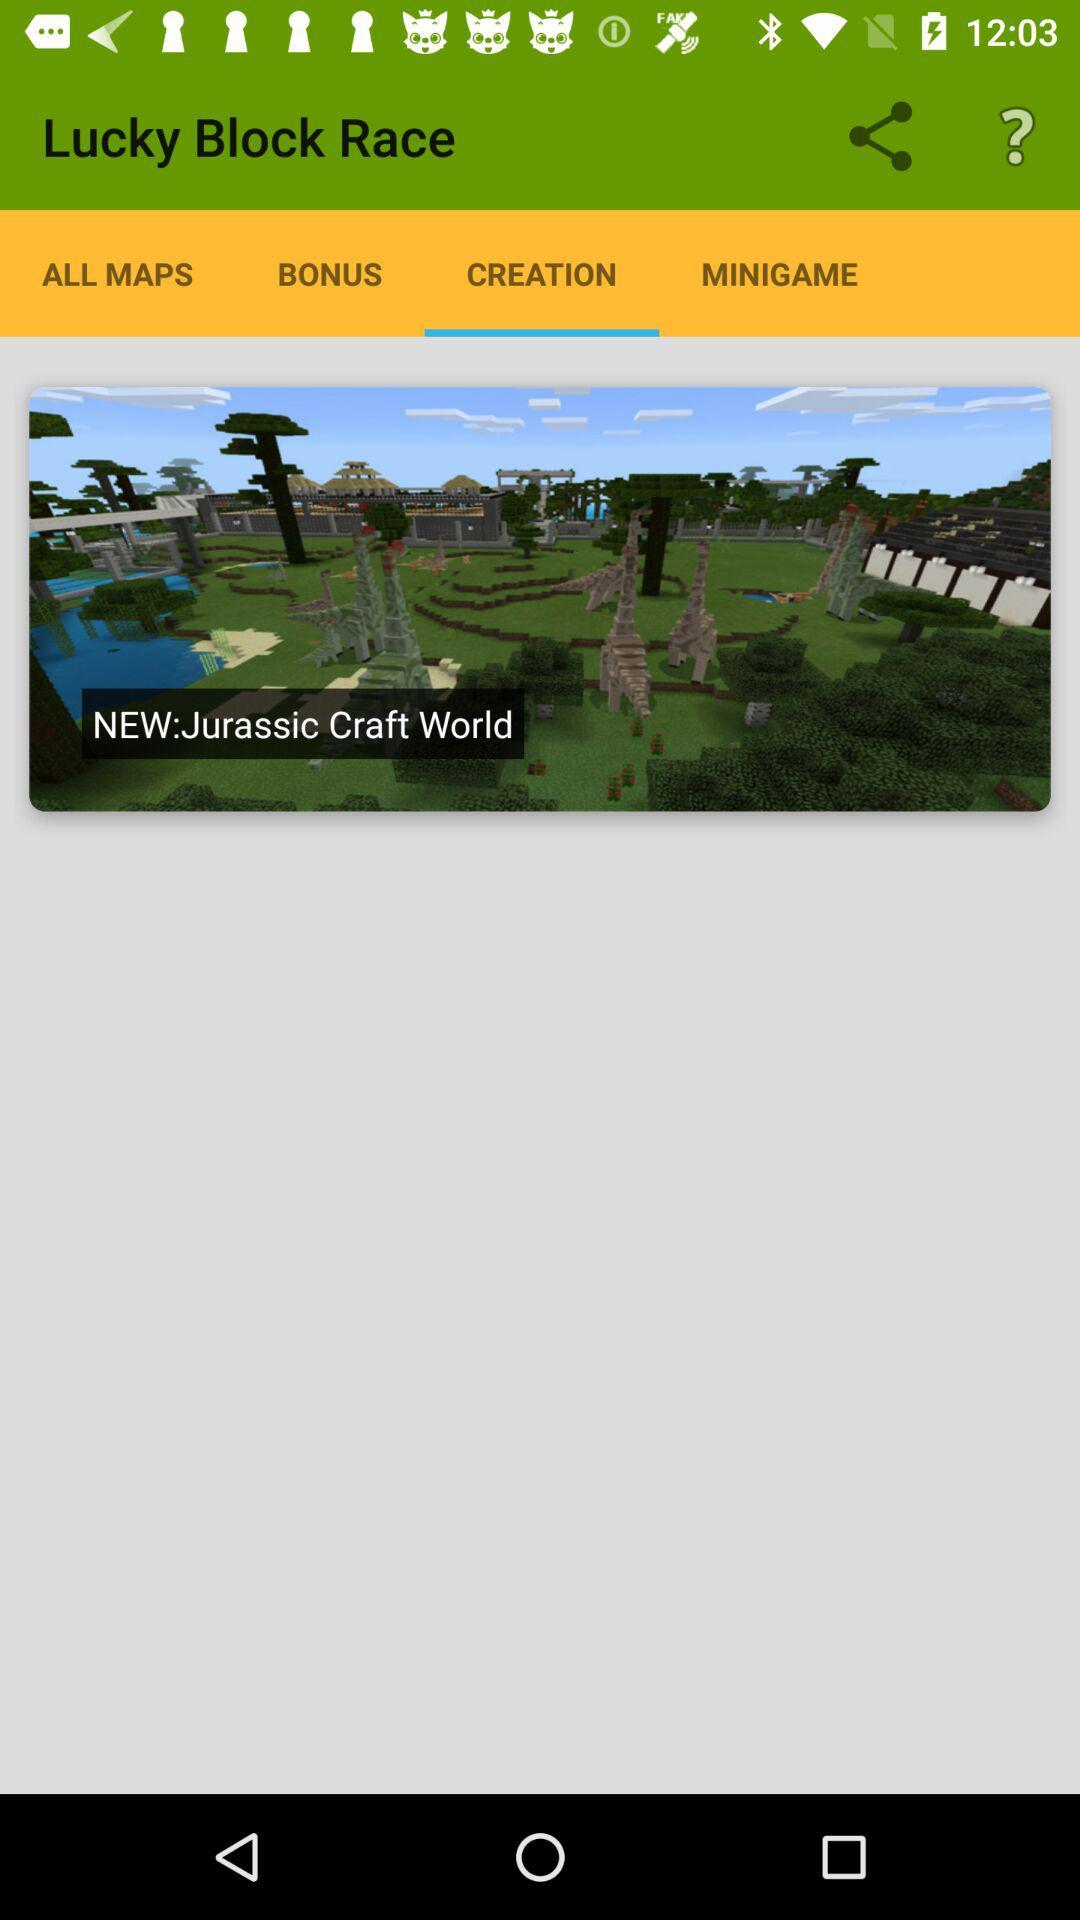 The image size is (1080, 1920). I want to click on icon below lucky block race, so click(117, 272).